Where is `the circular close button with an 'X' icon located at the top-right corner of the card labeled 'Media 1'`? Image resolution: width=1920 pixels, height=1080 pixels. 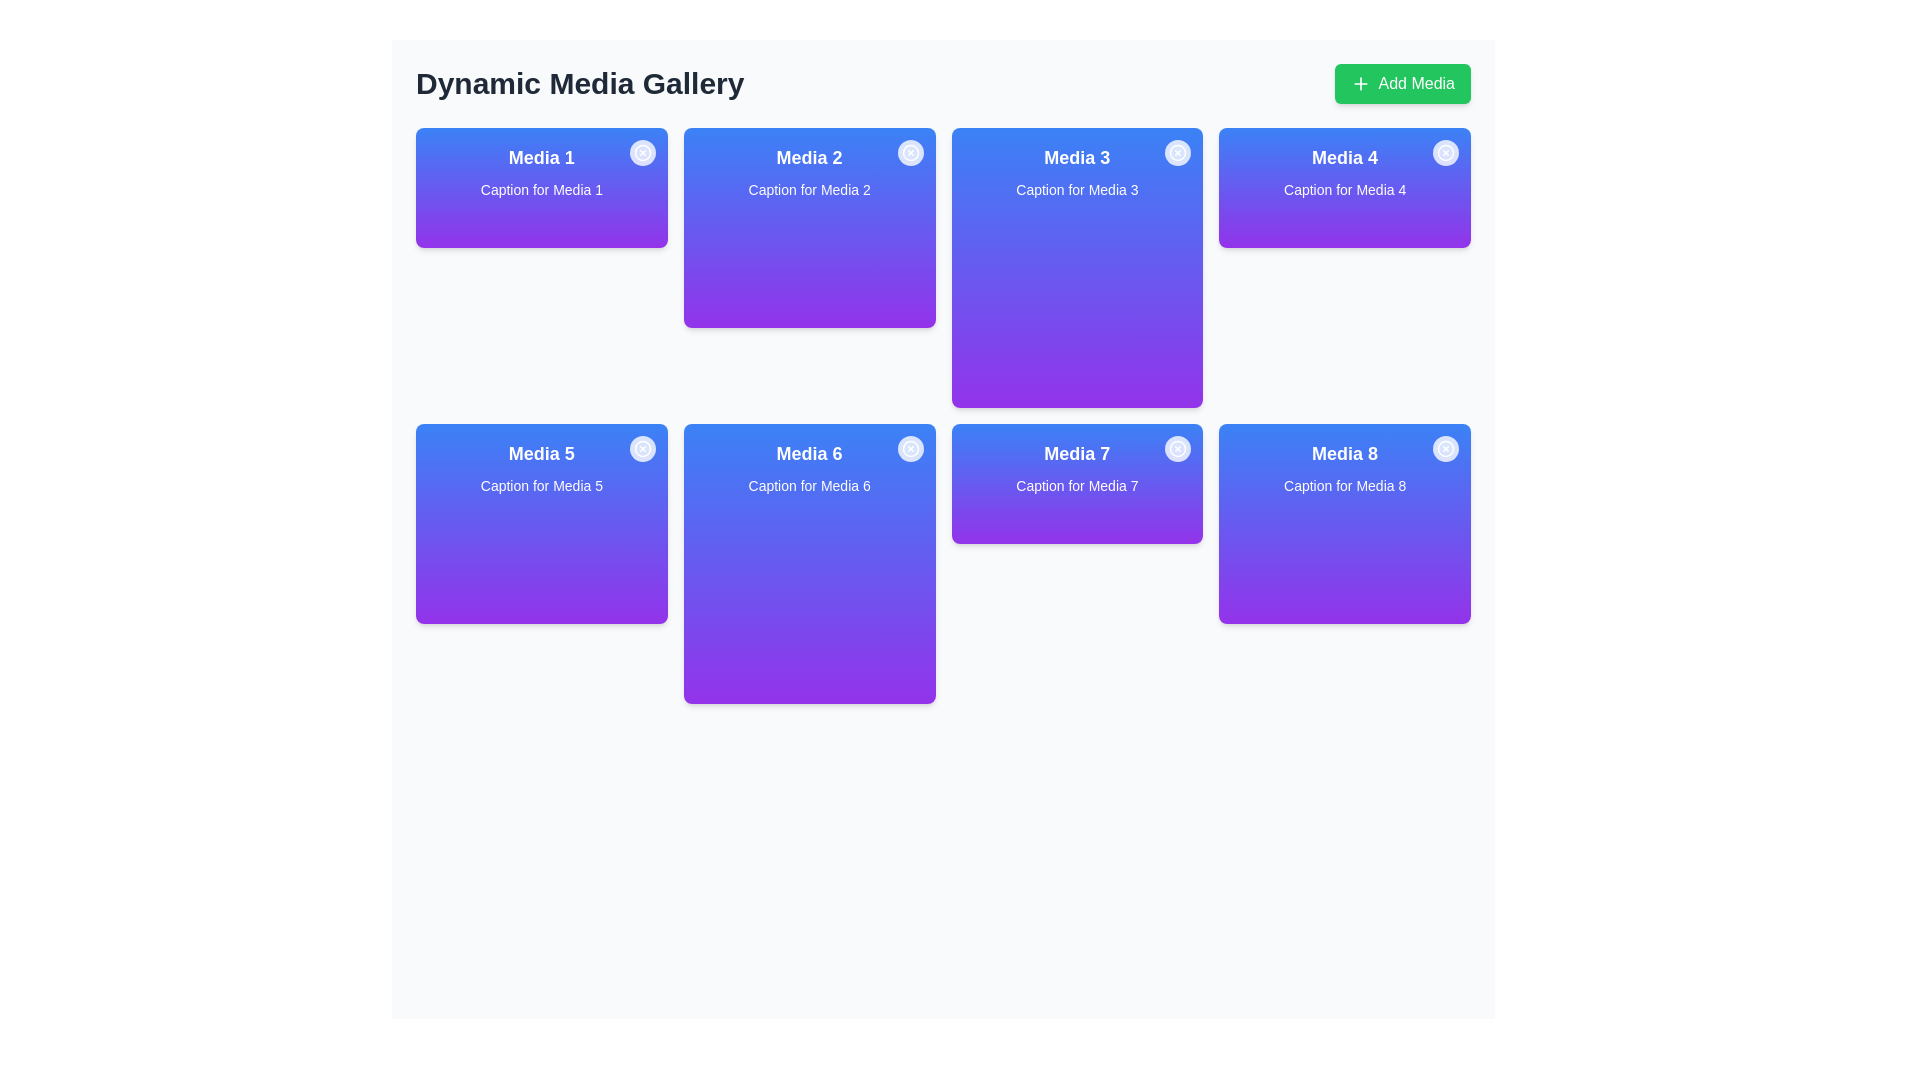 the circular close button with an 'X' icon located at the top-right corner of the card labeled 'Media 1' is located at coordinates (642, 152).